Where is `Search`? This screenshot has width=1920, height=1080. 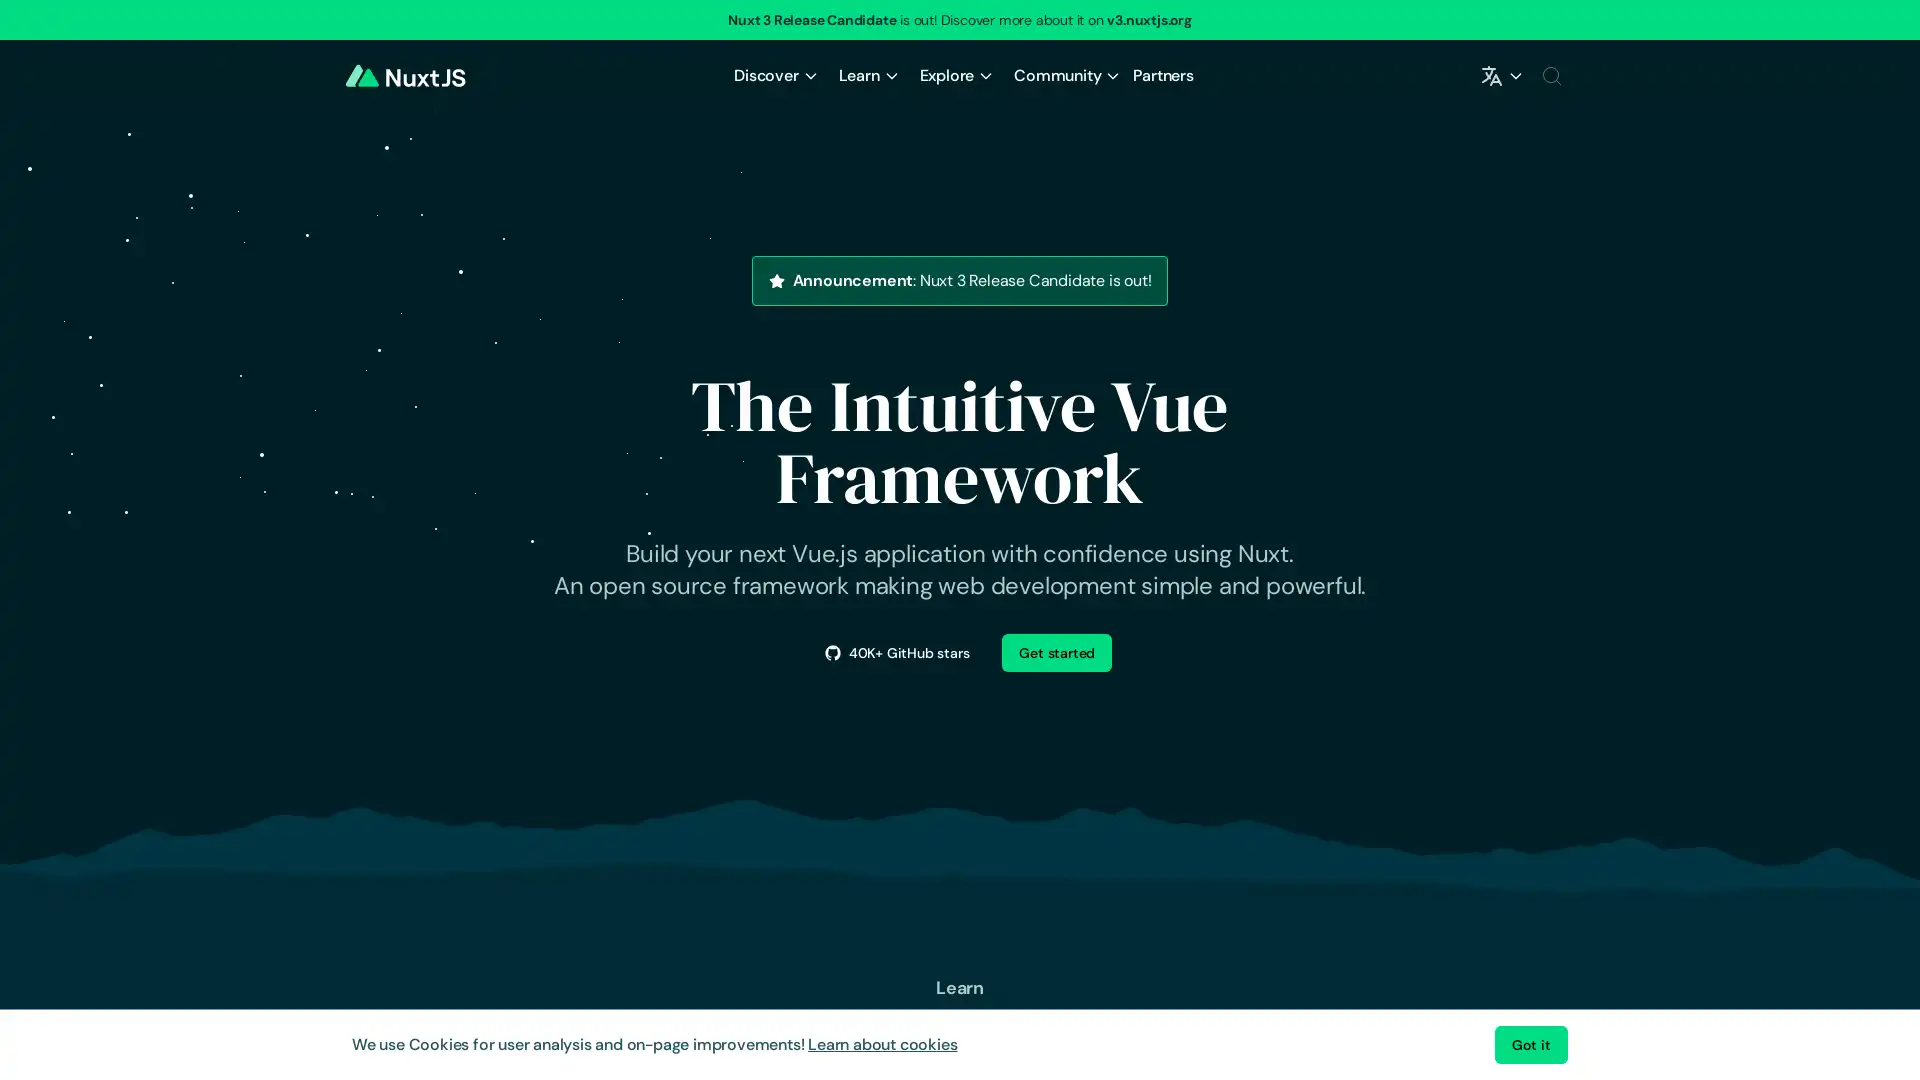 Search is located at coordinates (1550, 75).